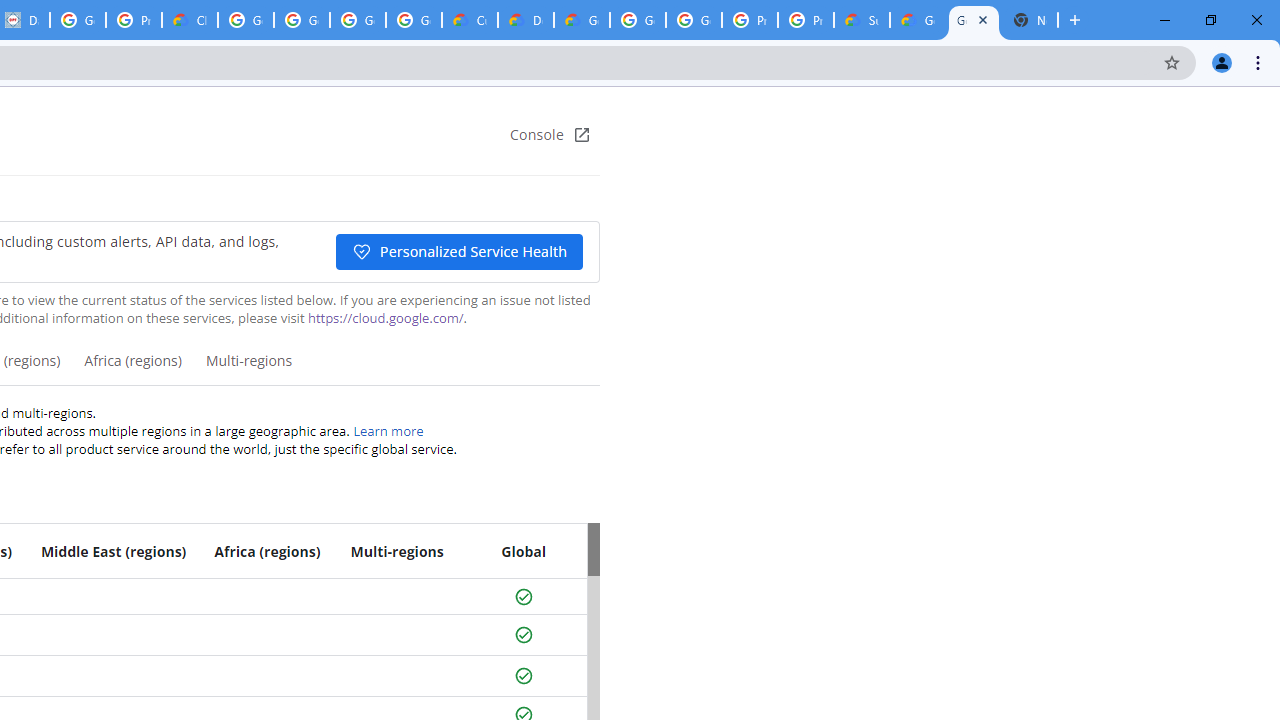 The height and width of the screenshot is (720, 1280). Describe the element at coordinates (550, 135) in the screenshot. I see `'Console'` at that location.